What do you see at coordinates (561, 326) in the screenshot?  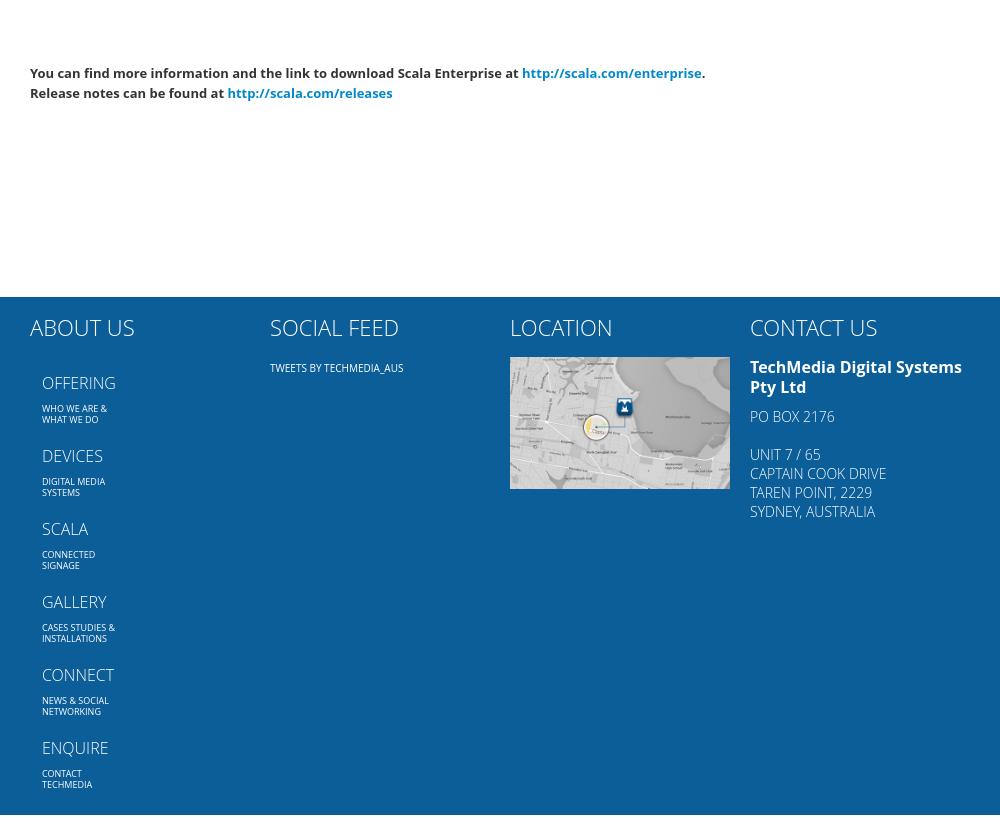 I see `'Location'` at bounding box center [561, 326].